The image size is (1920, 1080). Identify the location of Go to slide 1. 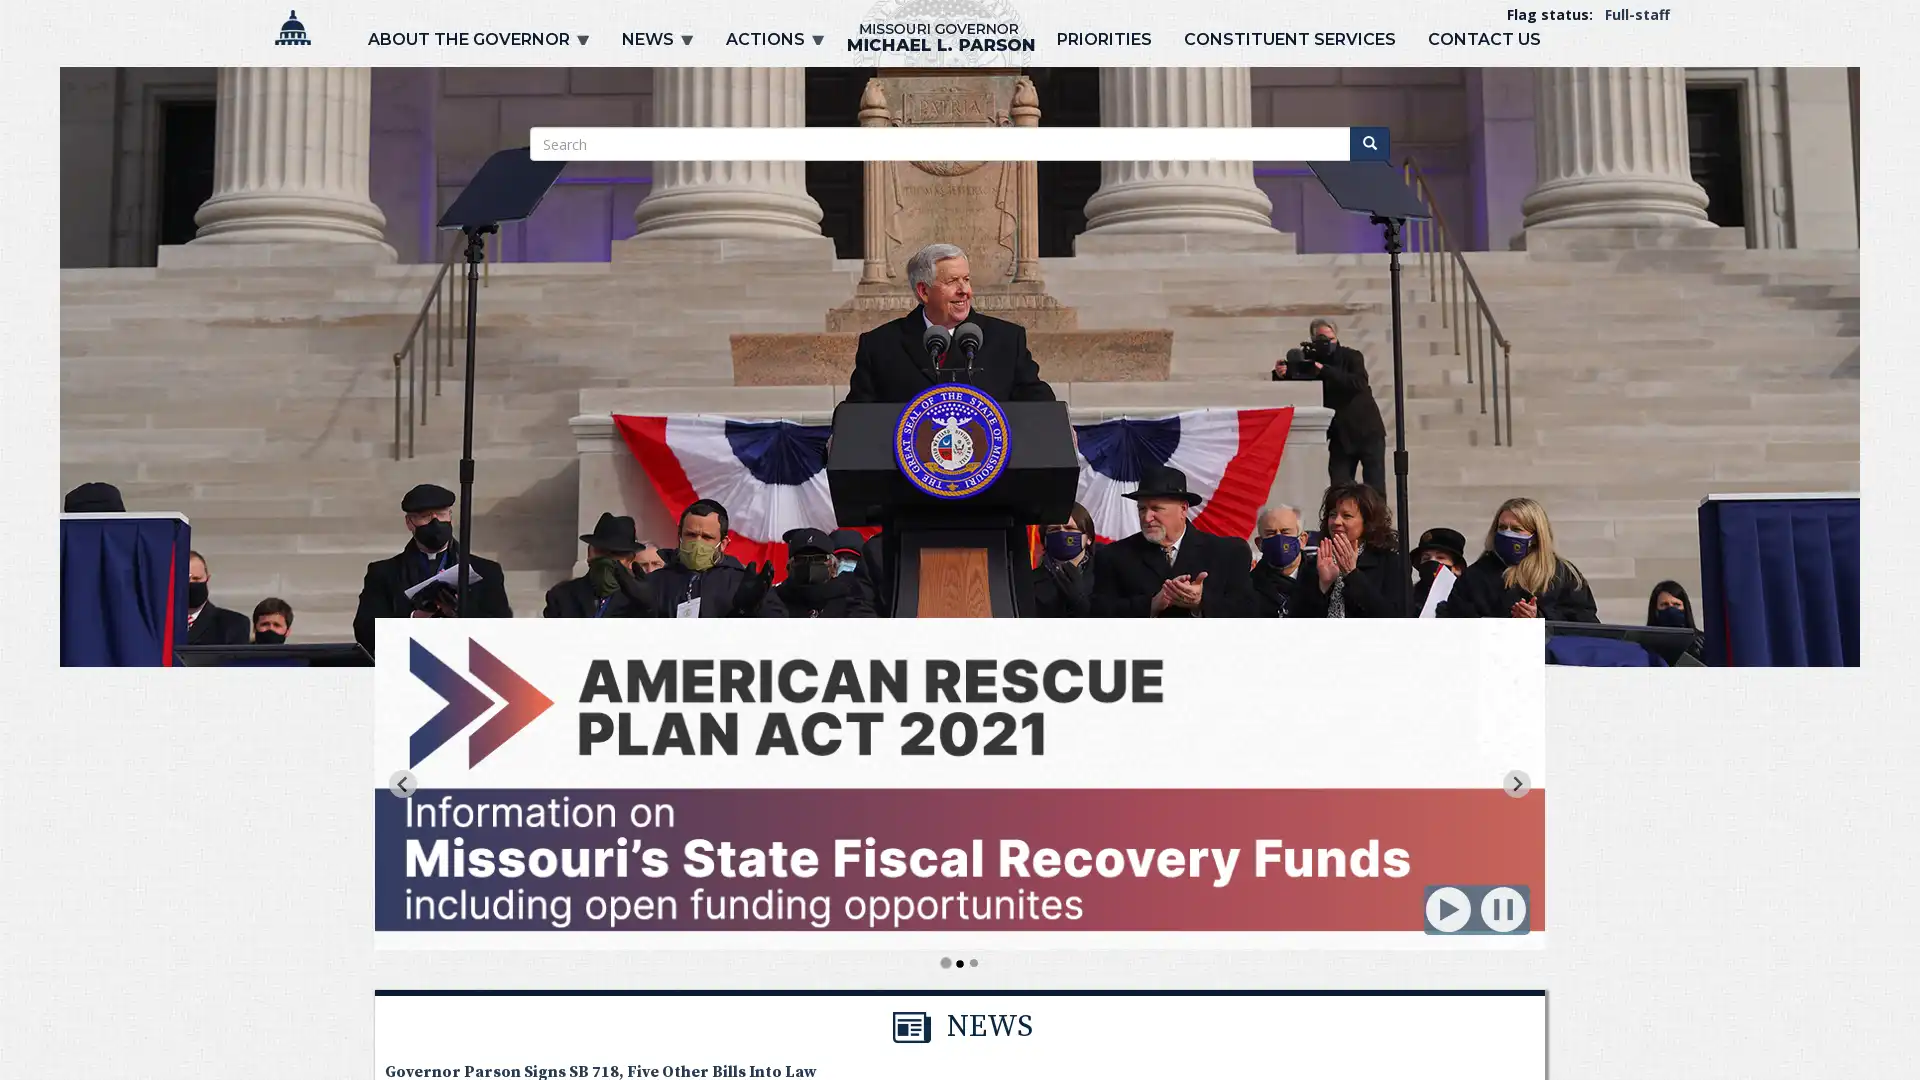
(944, 962).